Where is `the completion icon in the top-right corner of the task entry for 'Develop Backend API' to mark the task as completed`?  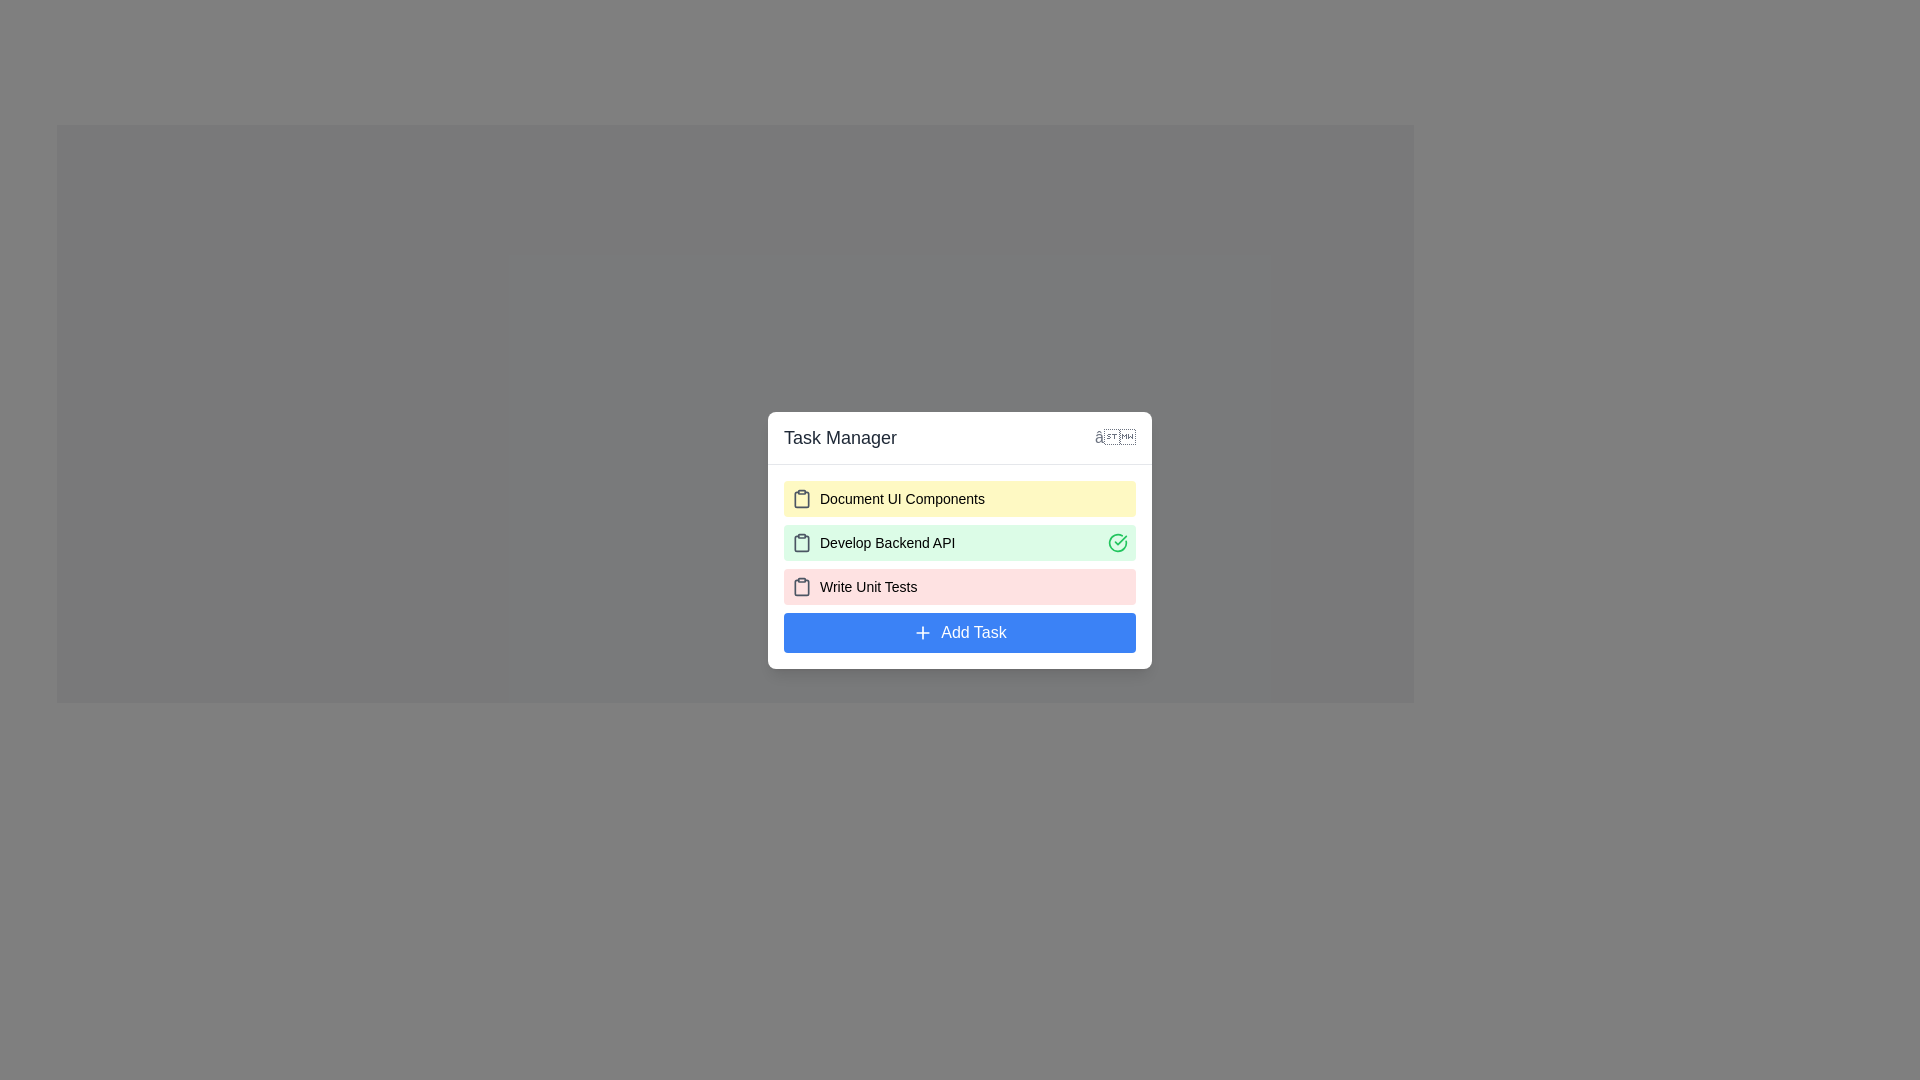 the completion icon in the top-right corner of the task entry for 'Develop Backend API' to mark the task as completed is located at coordinates (1117, 542).